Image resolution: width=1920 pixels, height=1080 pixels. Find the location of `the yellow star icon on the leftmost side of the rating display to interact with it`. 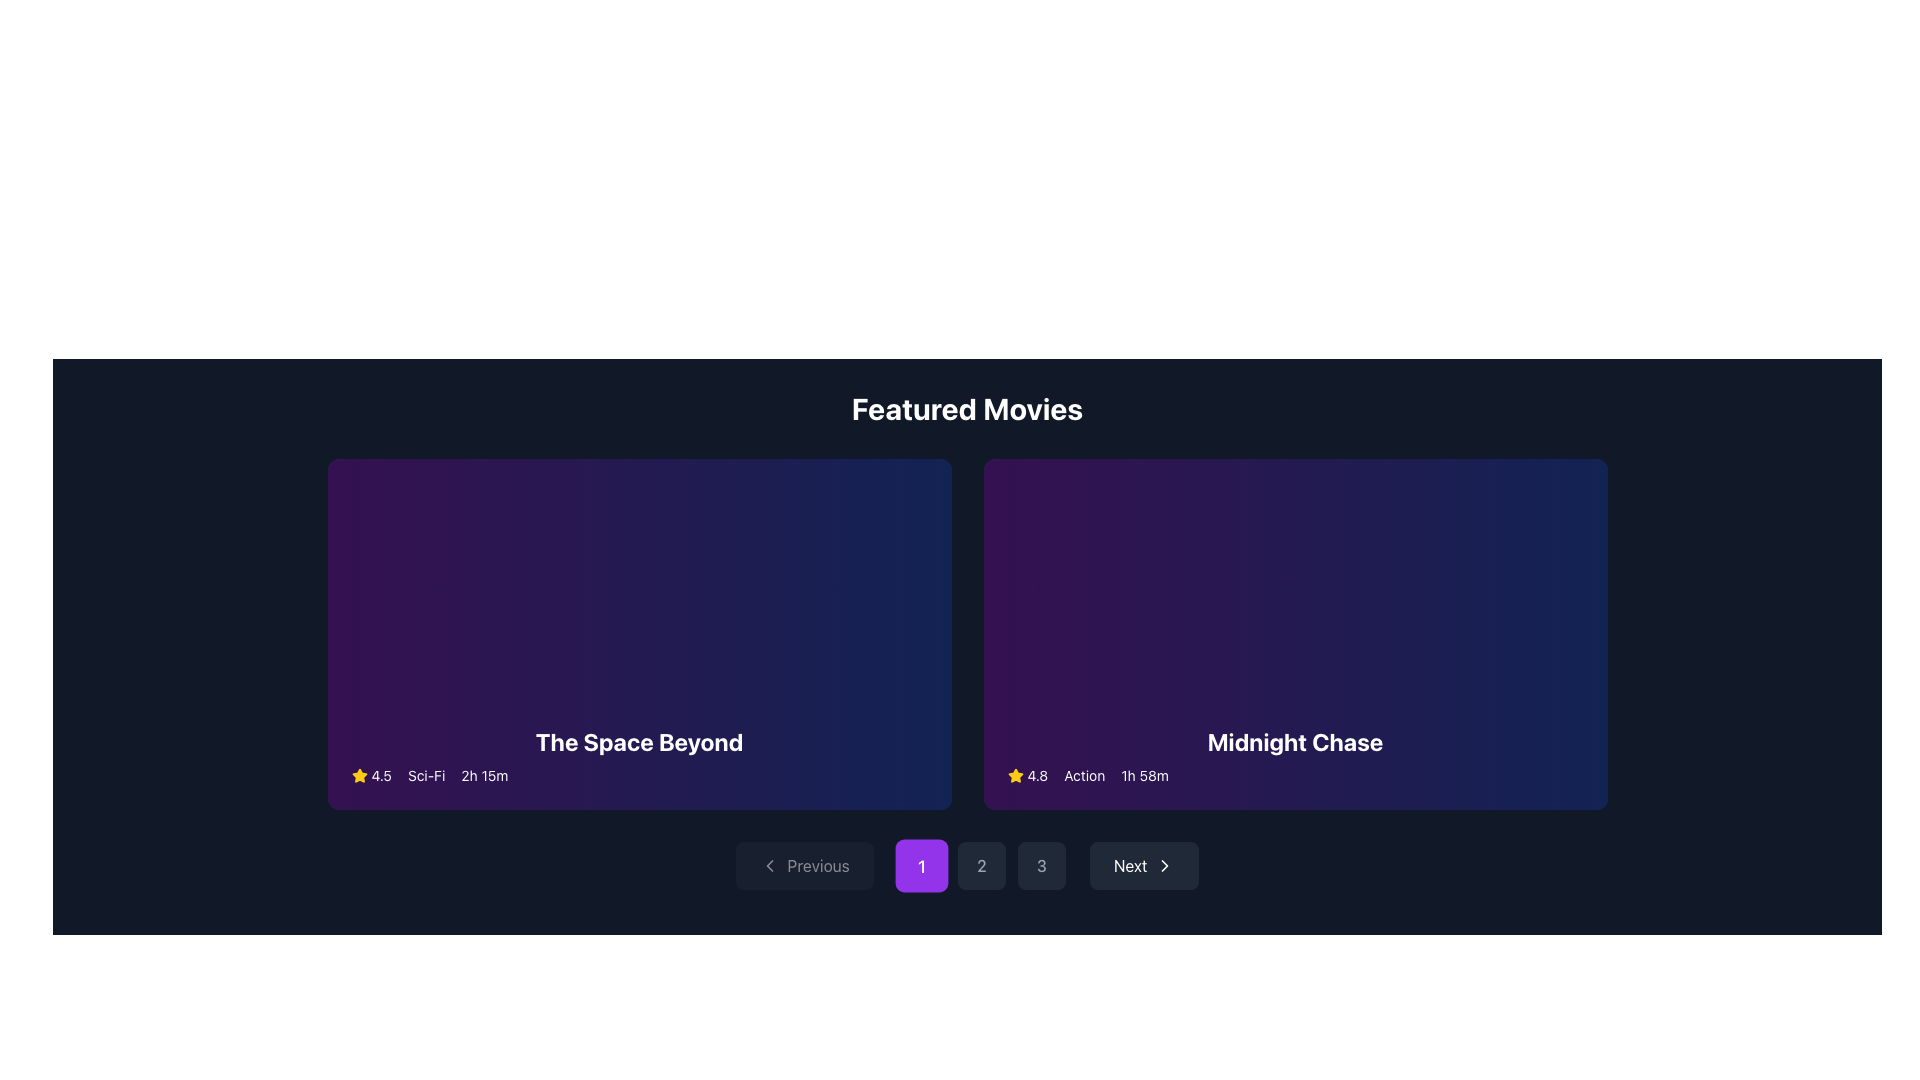

the yellow star icon on the leftmost side of the rating display to interact with it is located at coordinates (359, 774).